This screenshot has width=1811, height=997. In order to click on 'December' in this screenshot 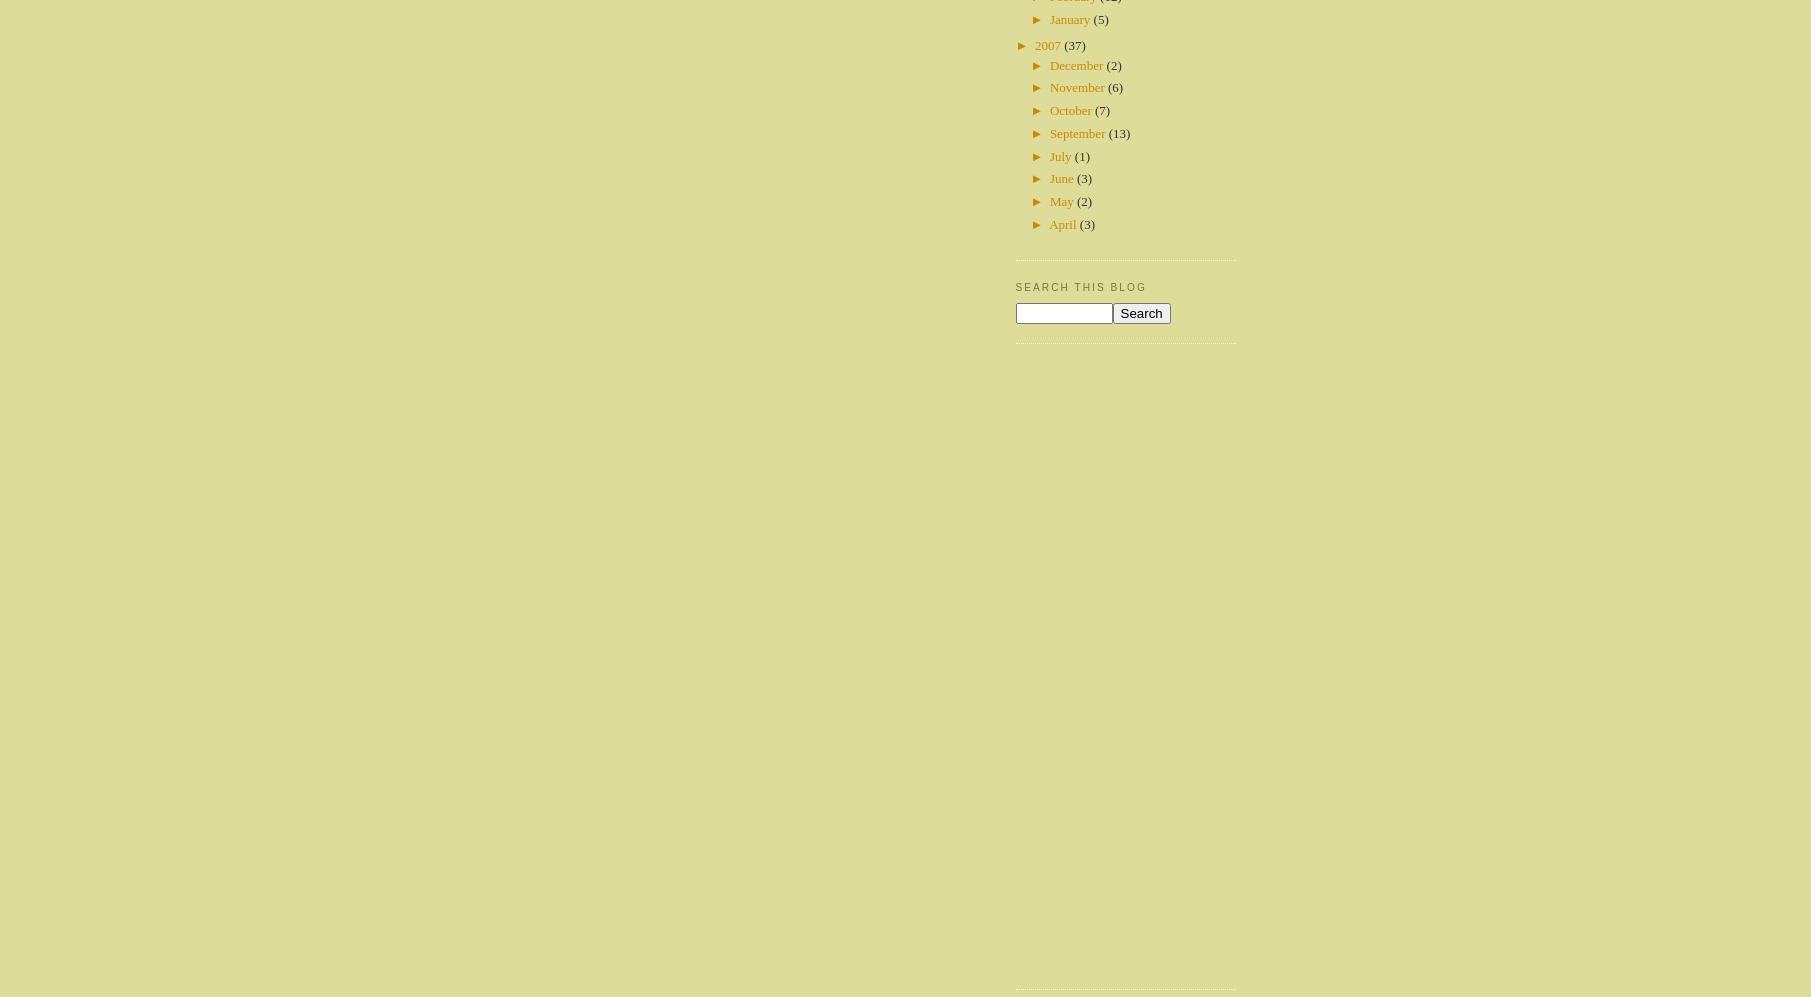, I will do `click(1077, 63)`.